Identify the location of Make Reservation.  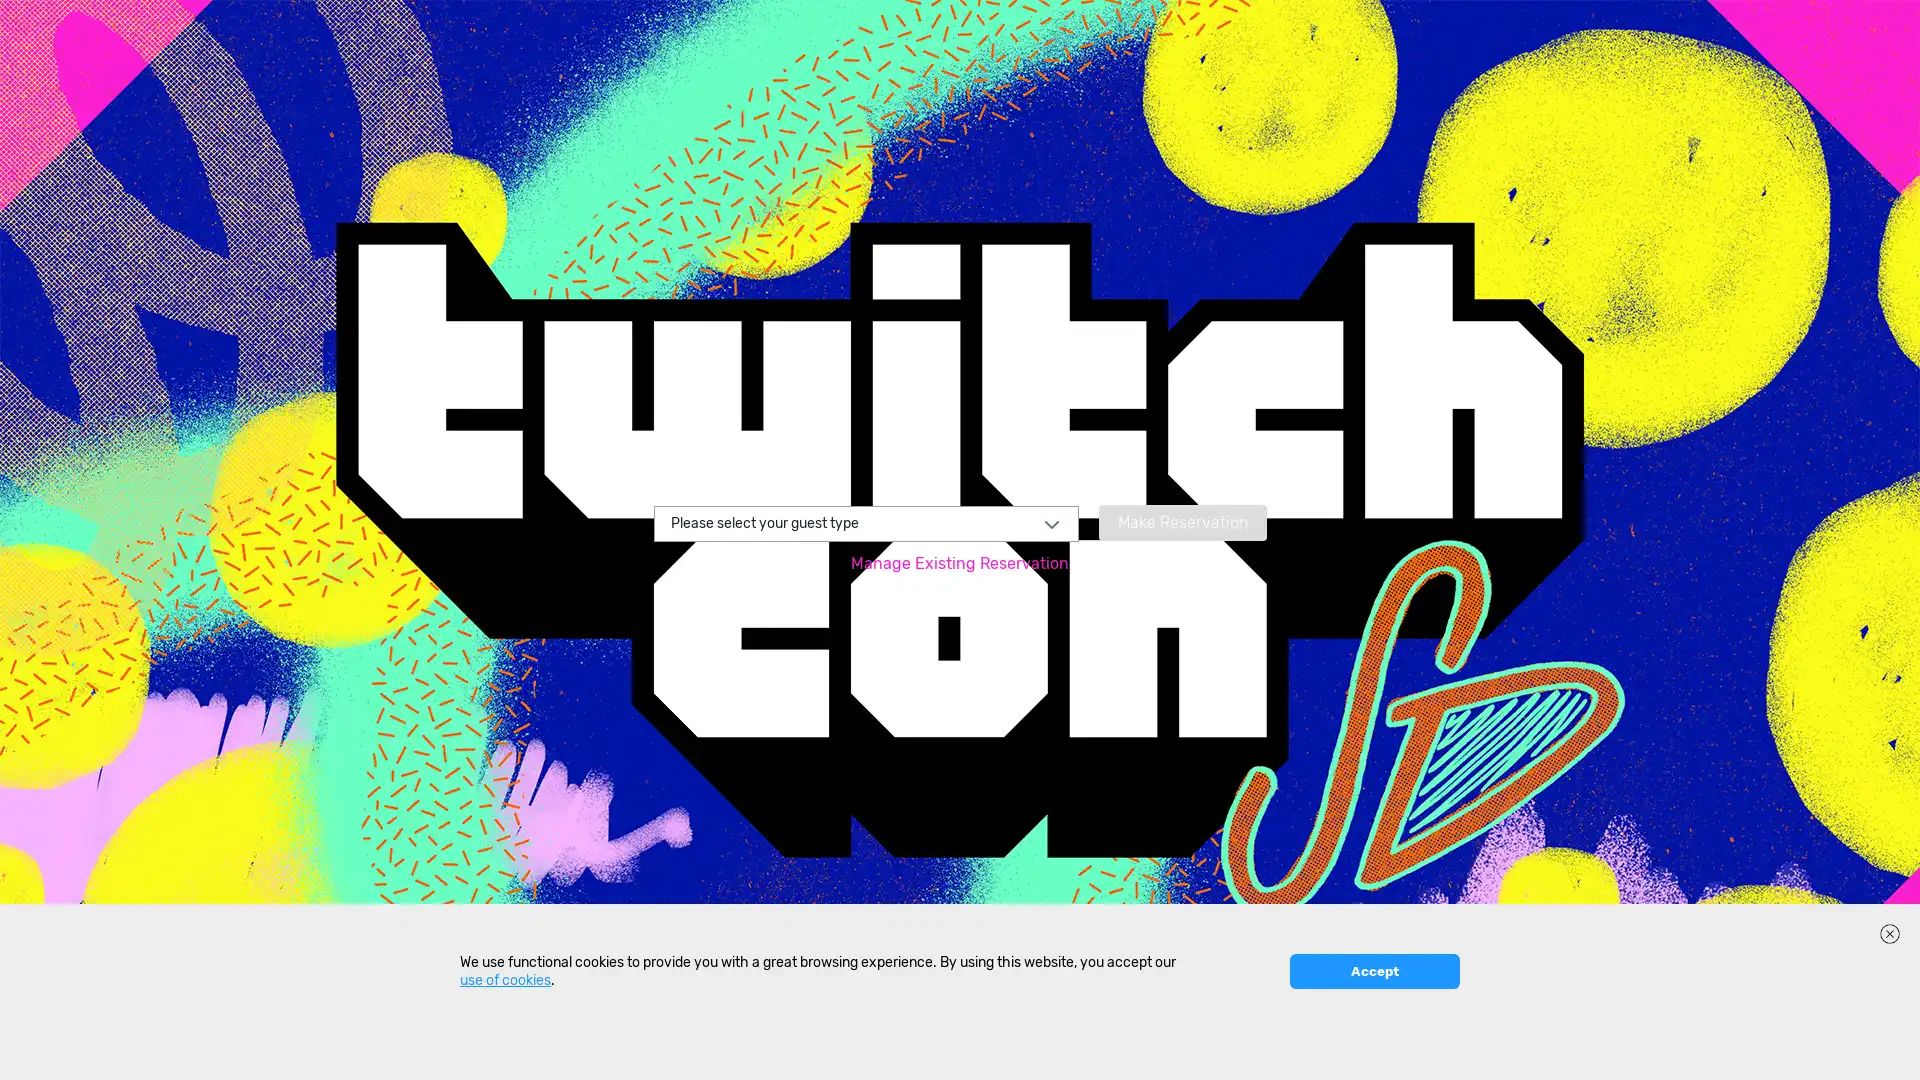
(1181, 520).